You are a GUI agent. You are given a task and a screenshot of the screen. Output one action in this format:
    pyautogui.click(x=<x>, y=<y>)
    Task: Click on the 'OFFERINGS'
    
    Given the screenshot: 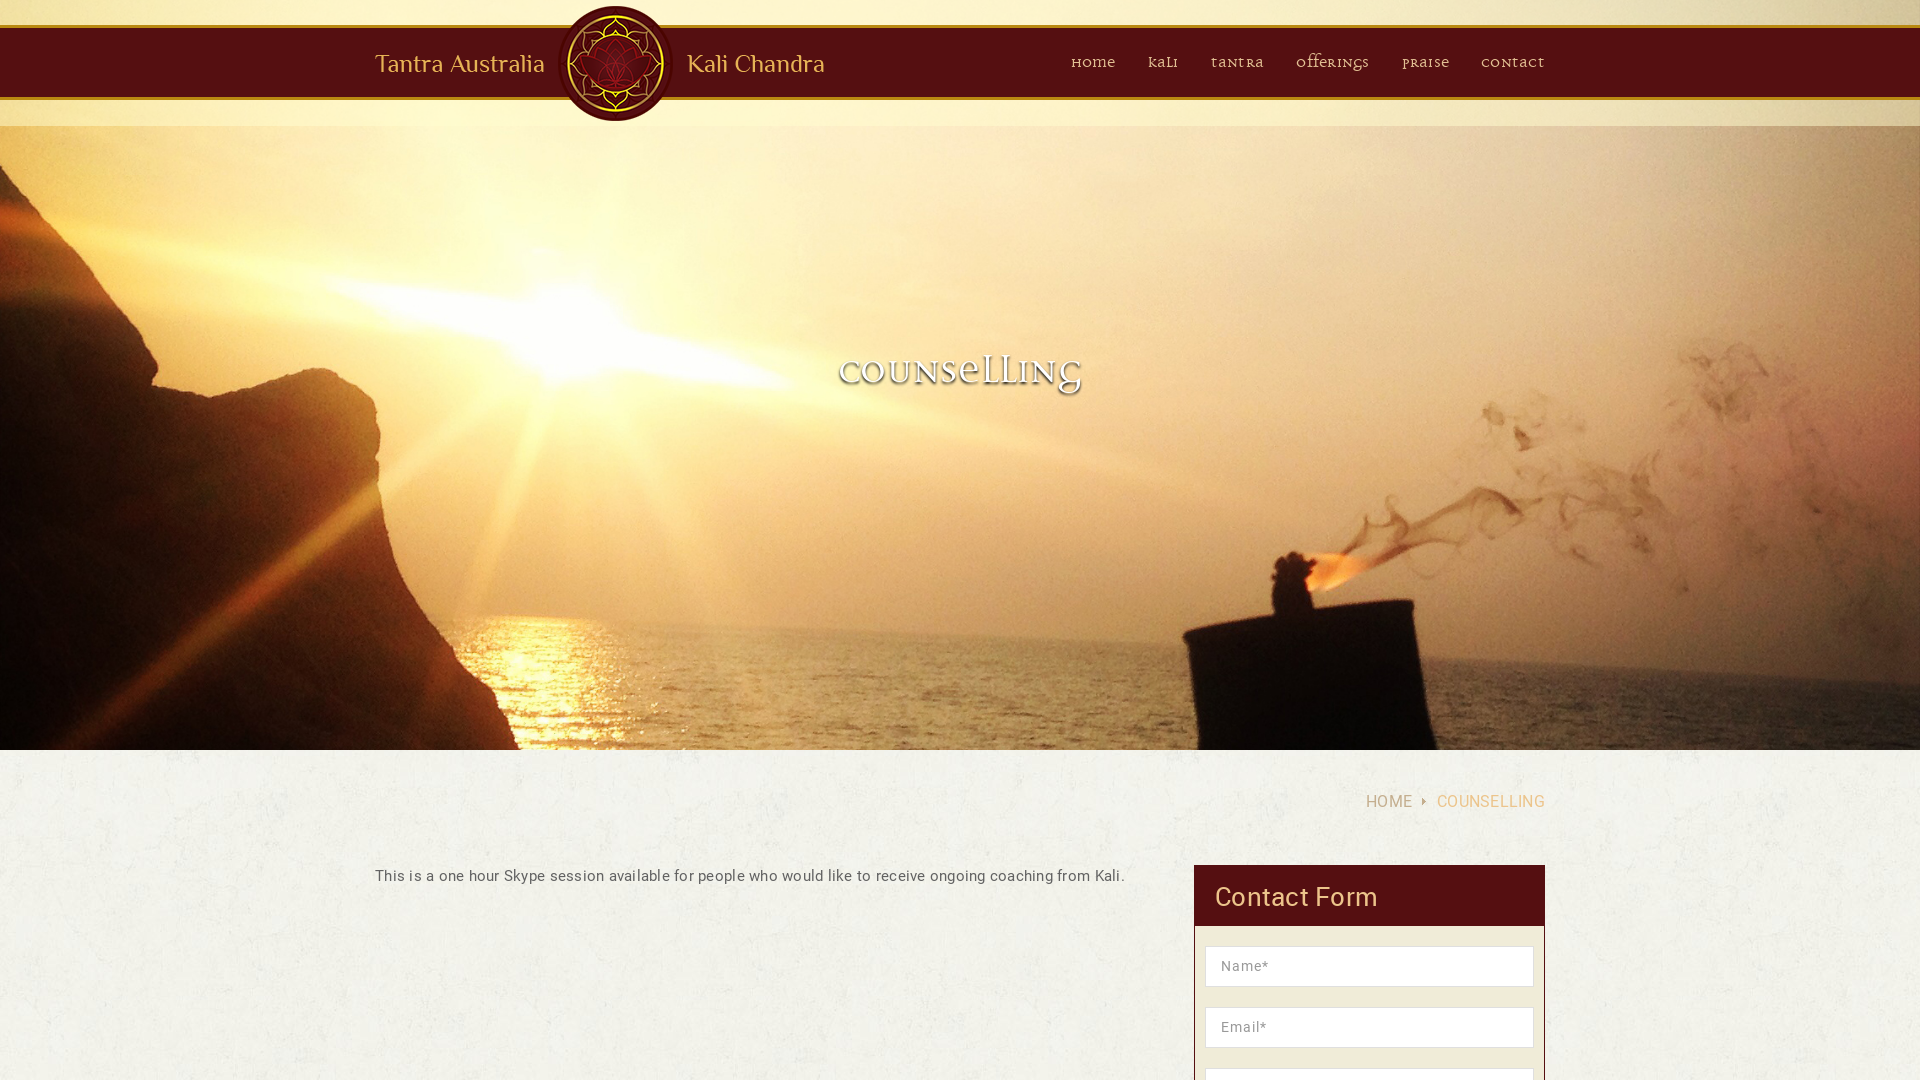 What is the action you would take?
    pyautogui.click(x=1332, y=63)
    